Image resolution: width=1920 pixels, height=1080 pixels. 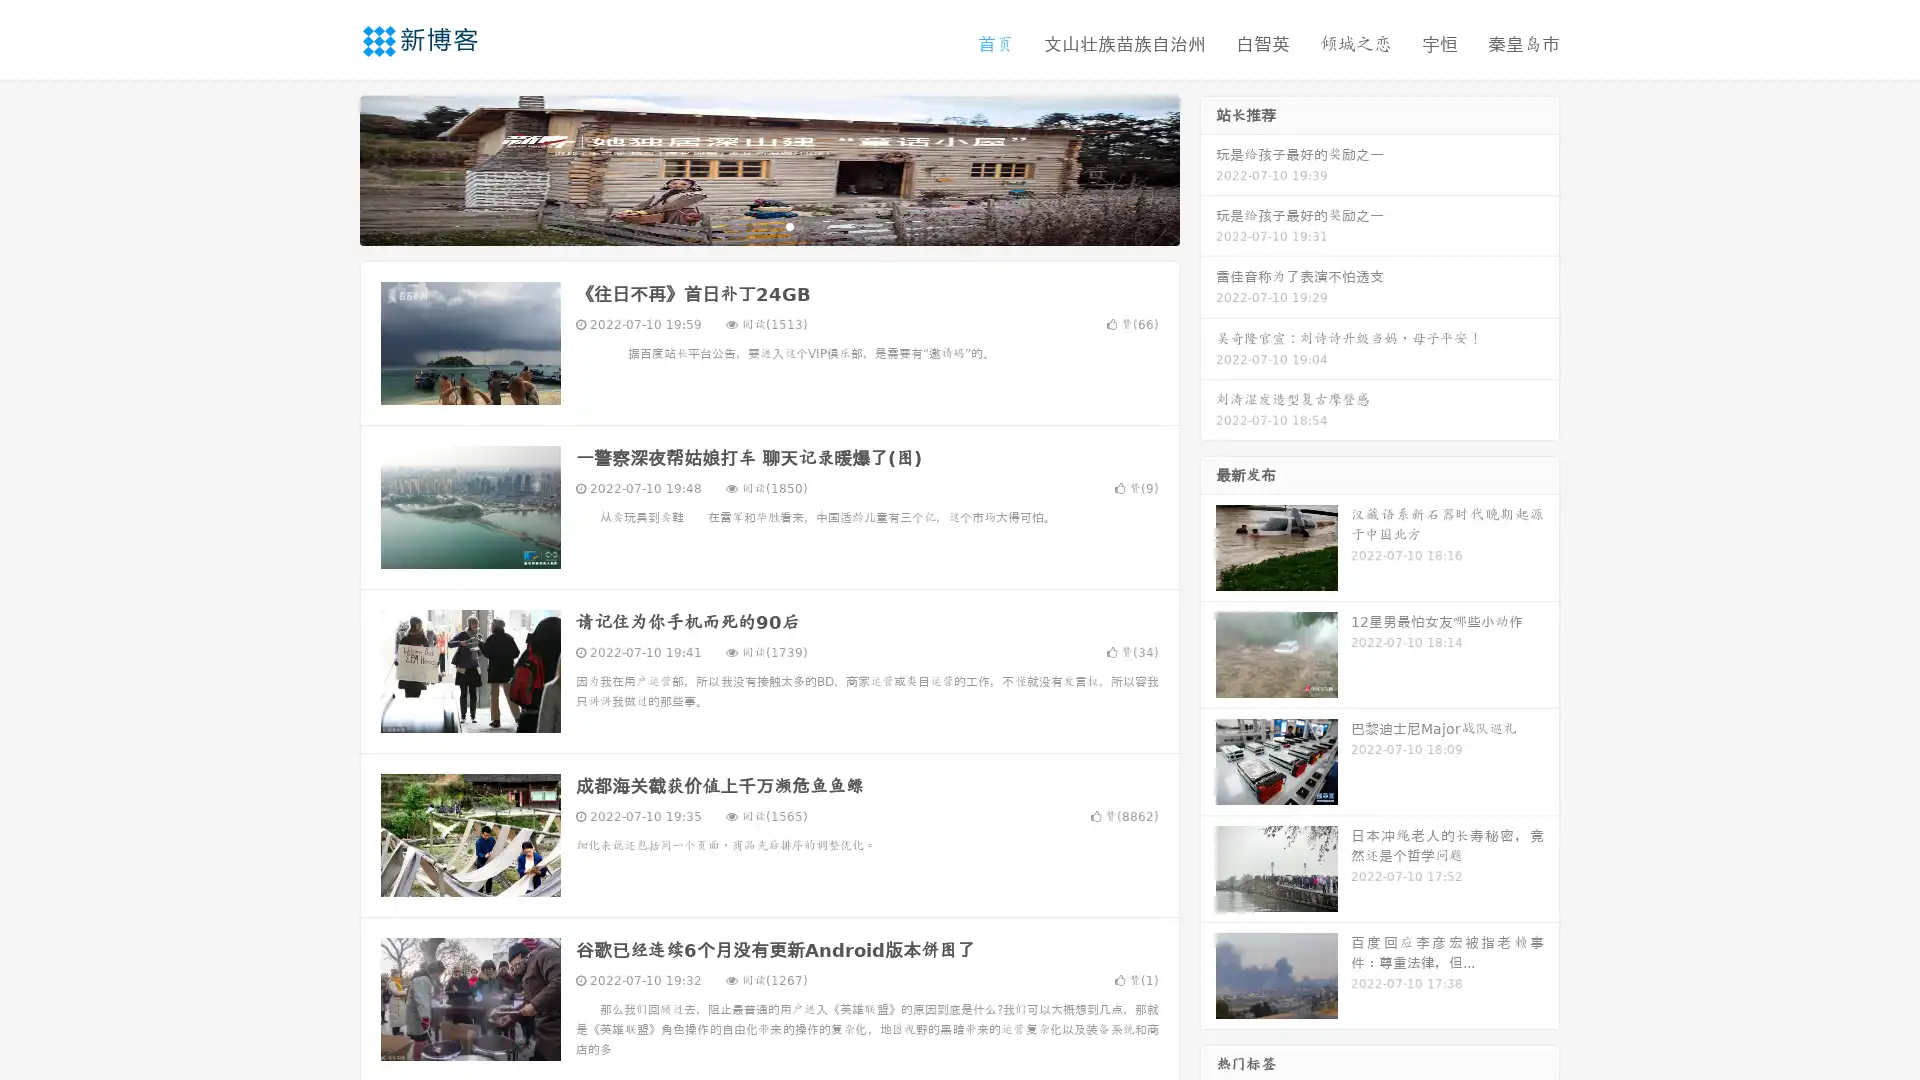 What do you see at coordinates (1208, 168) in the screenshot?
I see `Next slide` at bounding box center [1208, 168].